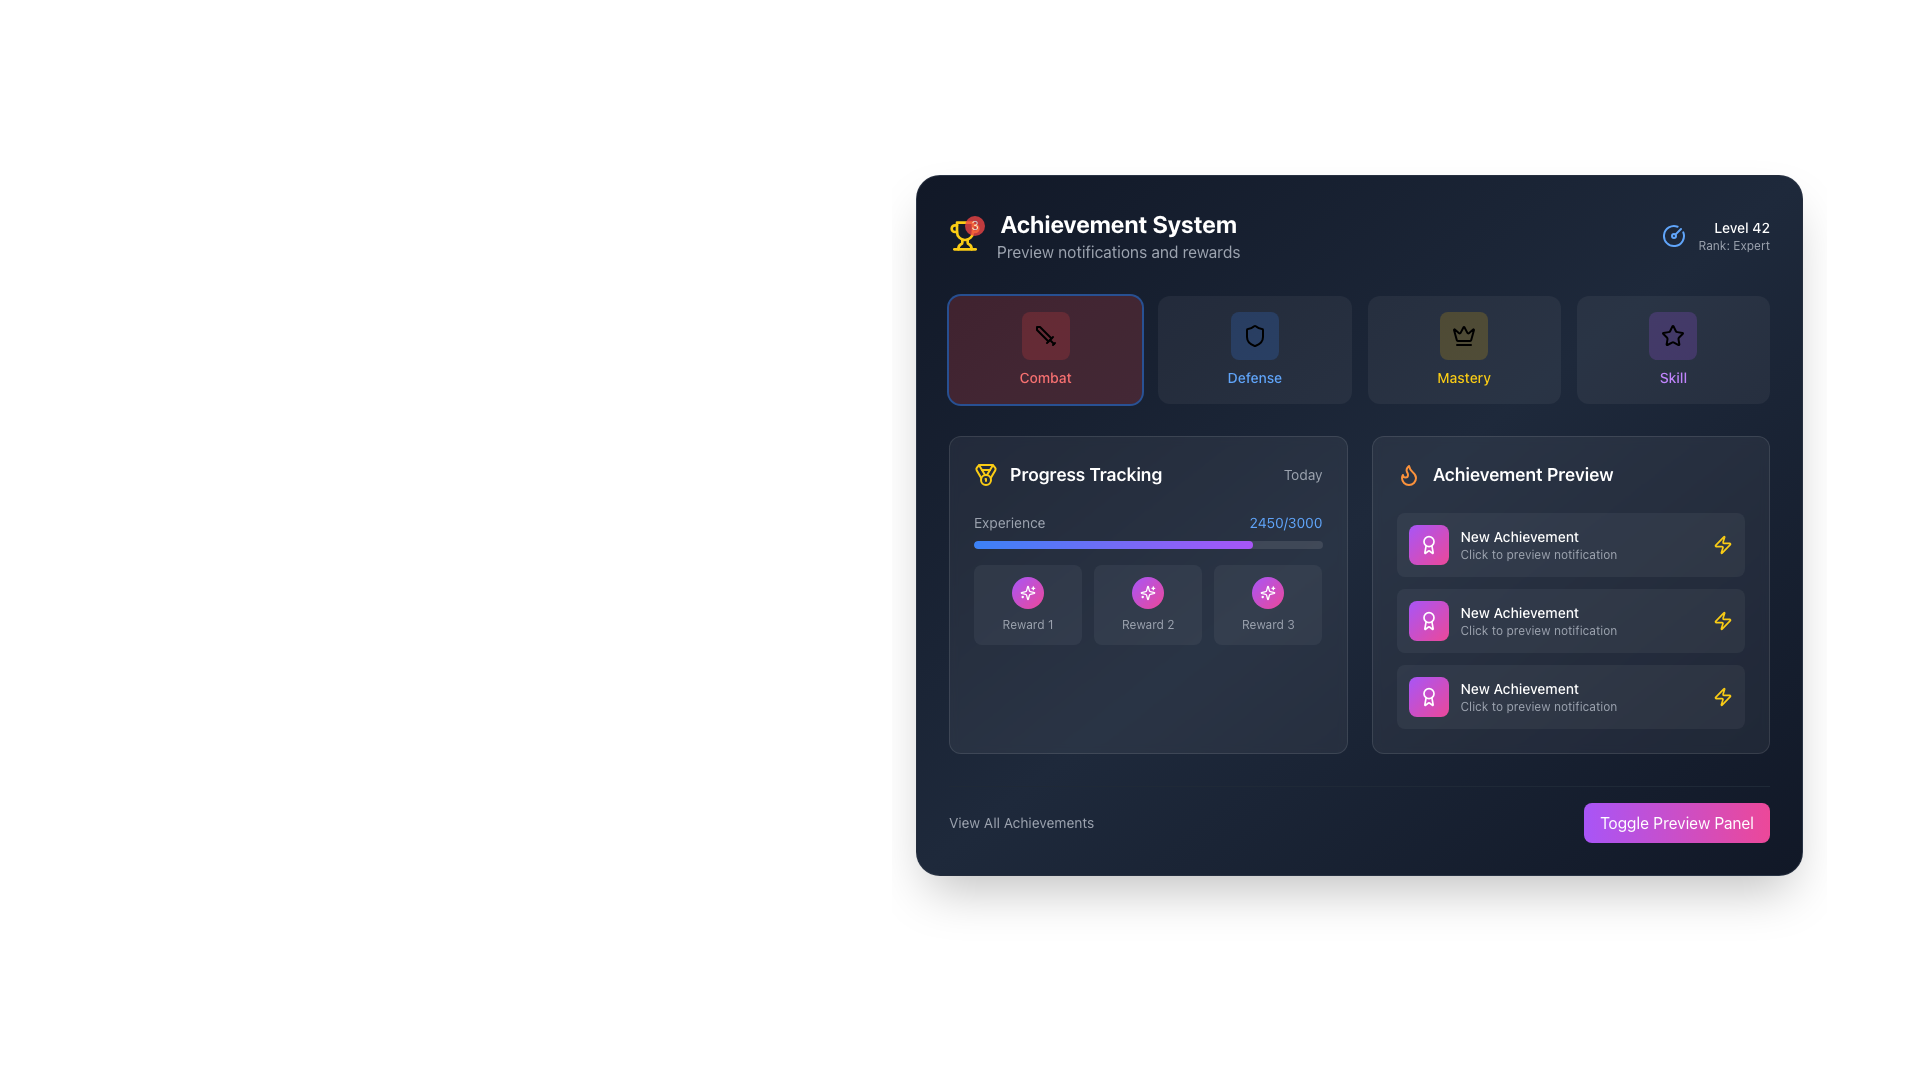 The height and width of the screenshot is (1080, 1920). What do you see at coordinates (1148, 604) in the screenshot?
I see `keyboard navigation` at bounding box center [1148, 604].